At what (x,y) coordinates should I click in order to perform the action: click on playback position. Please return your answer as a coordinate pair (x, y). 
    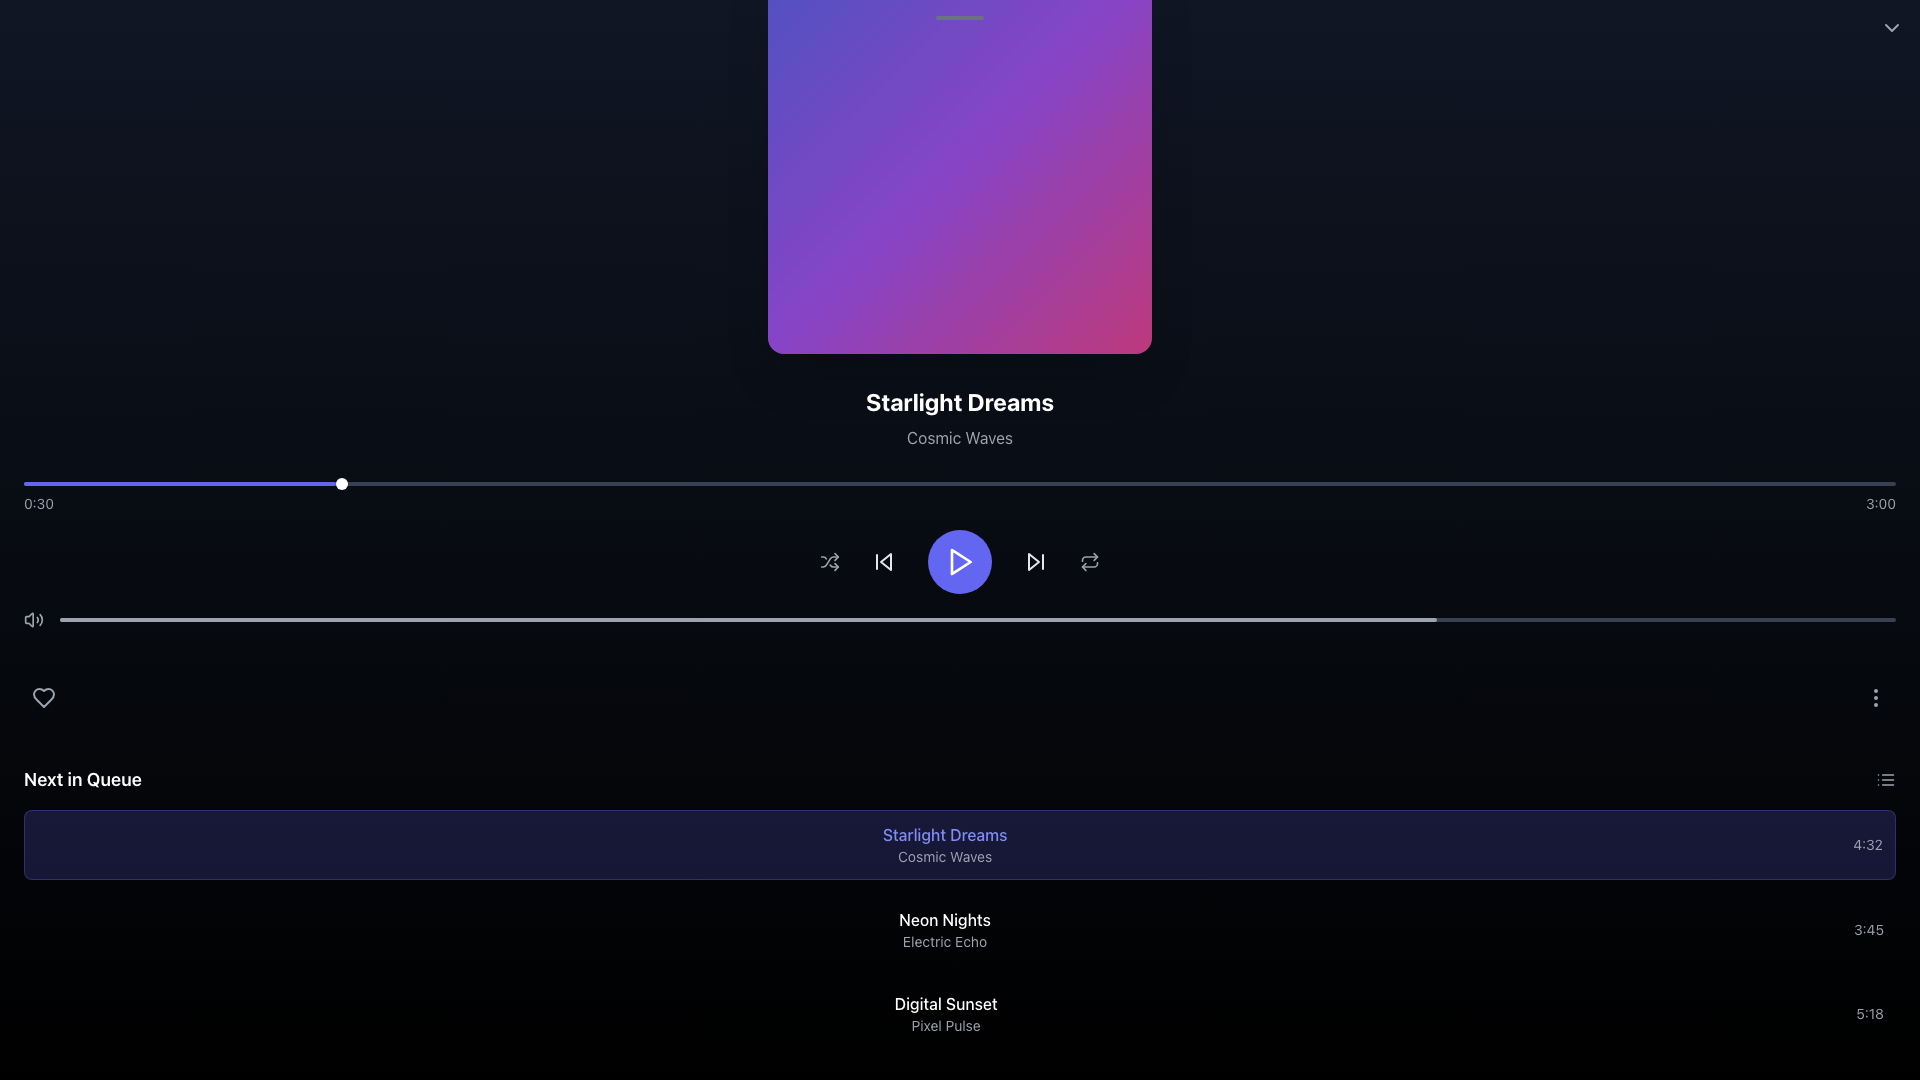
    Looking at the image, I should click on (1208, 483).